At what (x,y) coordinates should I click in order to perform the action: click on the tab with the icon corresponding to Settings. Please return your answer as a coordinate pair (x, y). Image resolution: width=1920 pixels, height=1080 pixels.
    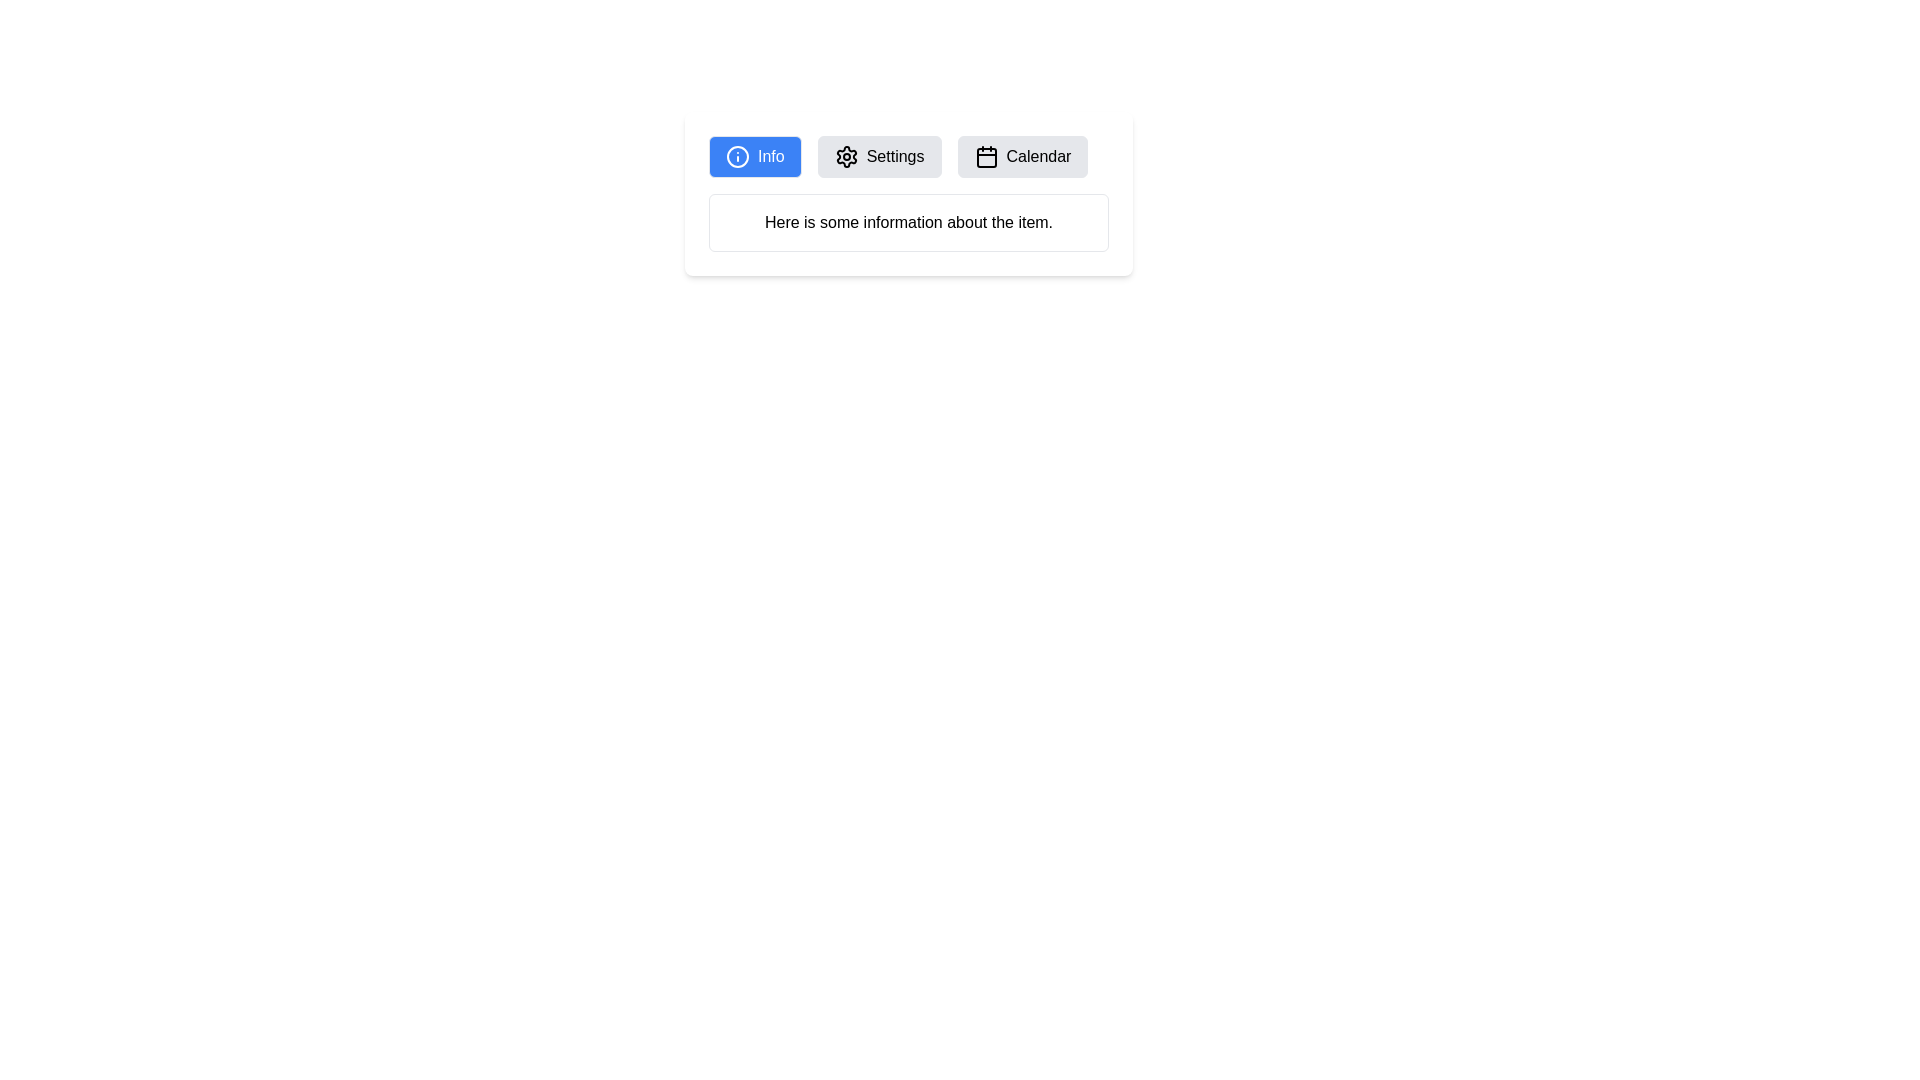
    Looking at the image, I should click on (878, 156).